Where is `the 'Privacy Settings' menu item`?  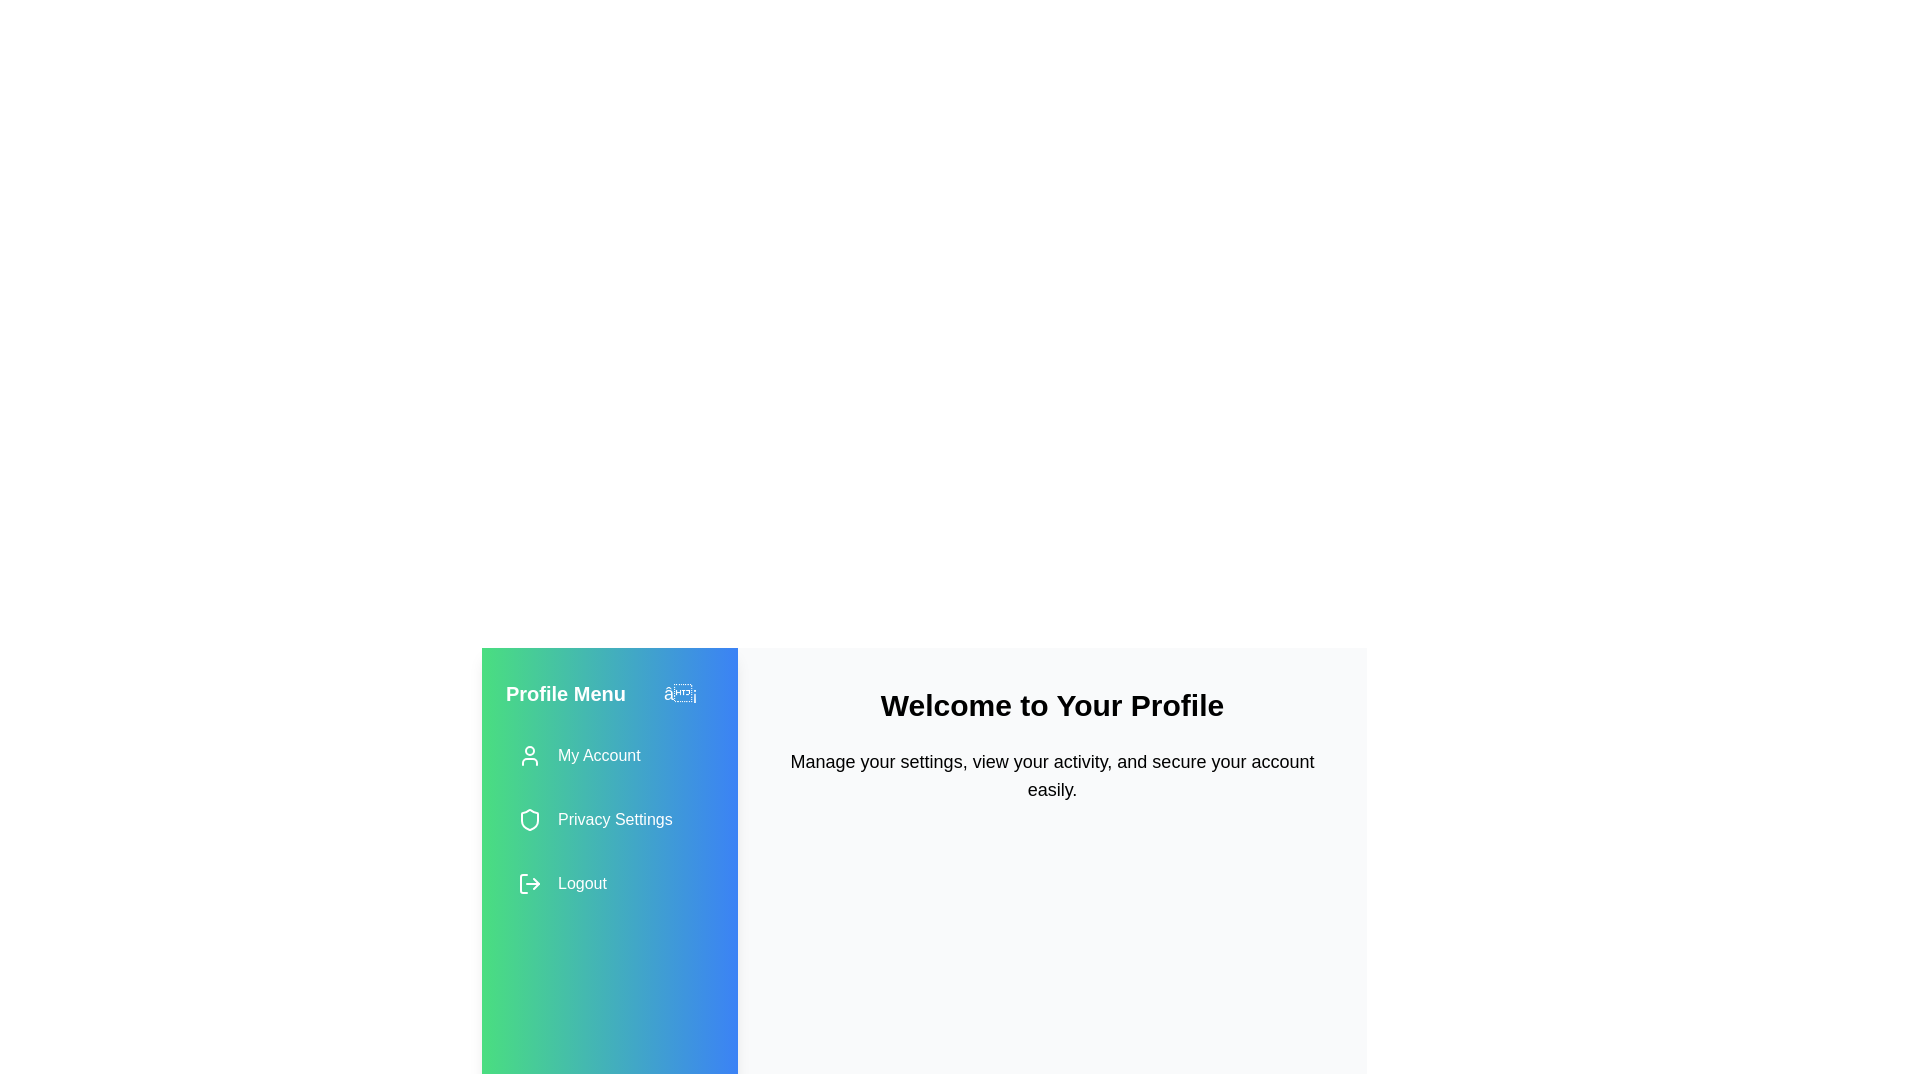
the 'Privacy Settings' menu item is located at coordinates (608, 820).